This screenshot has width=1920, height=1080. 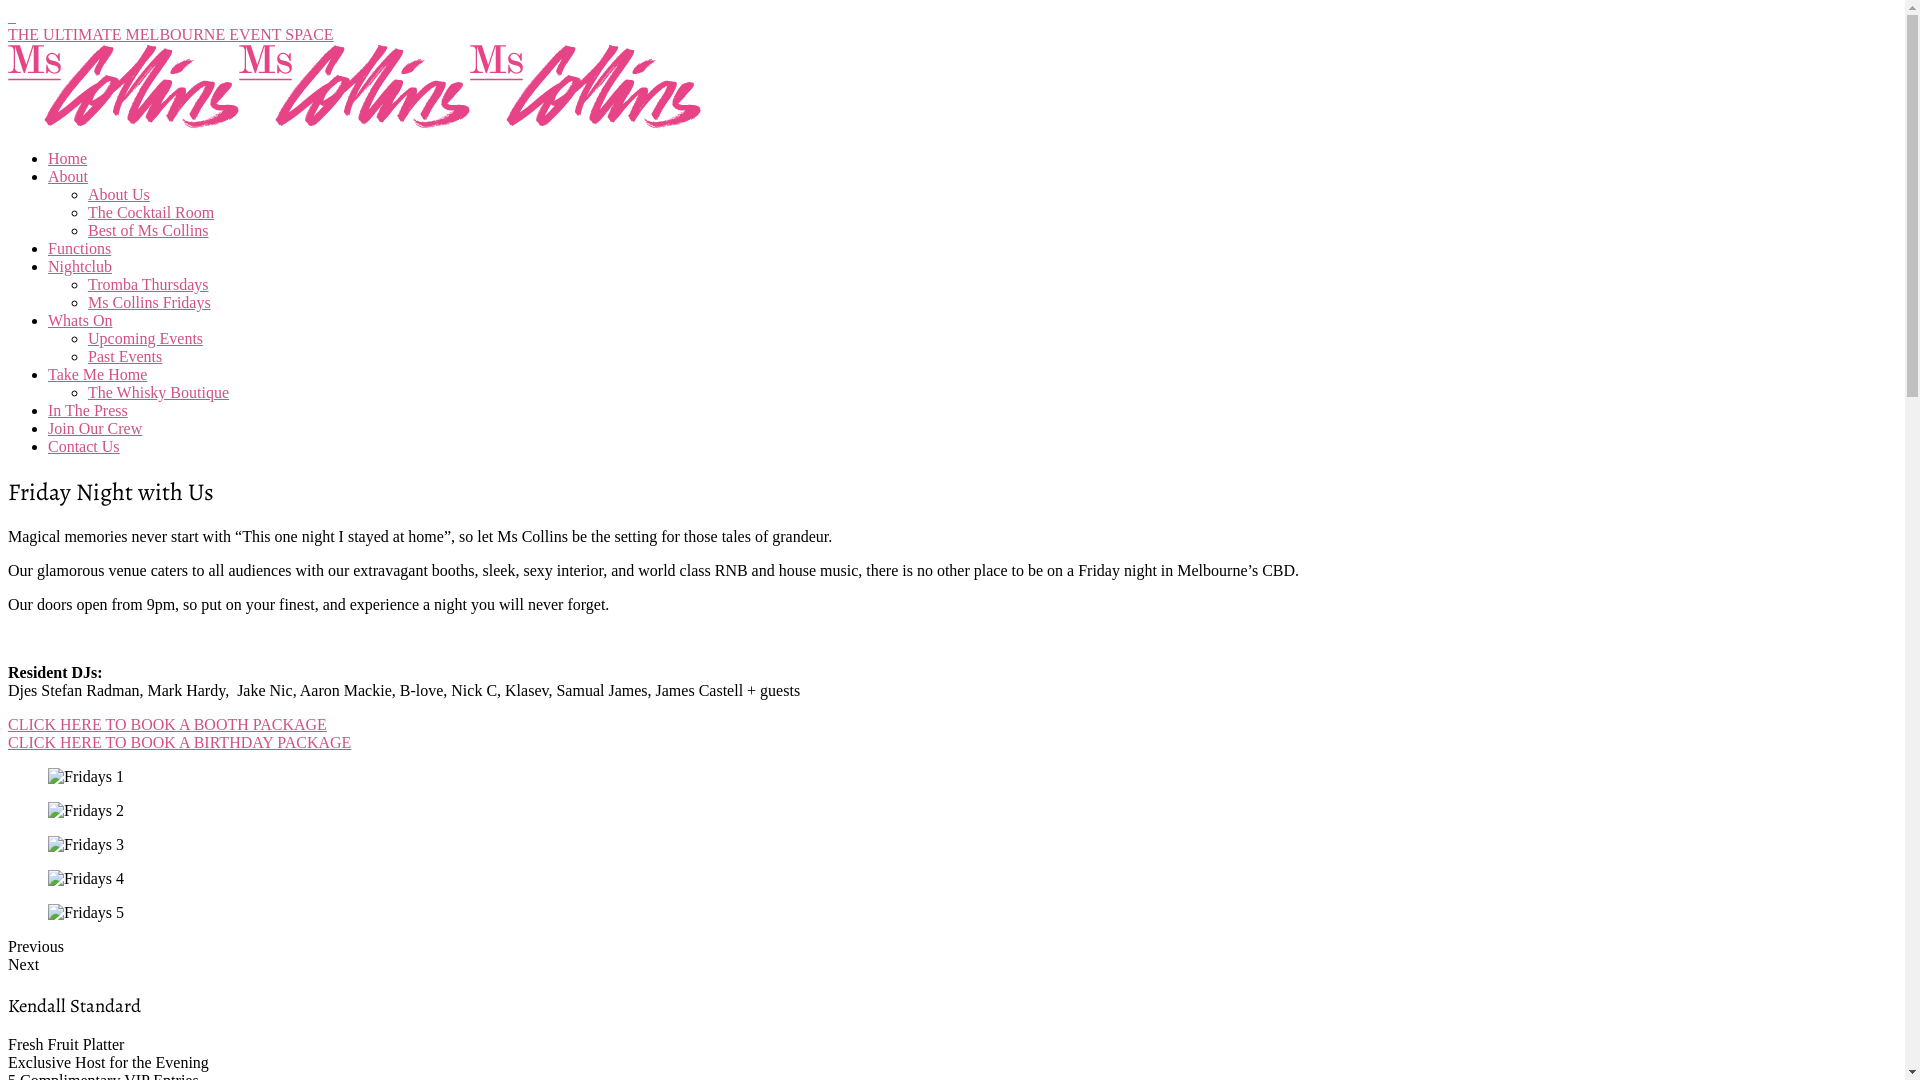 What do you see at coordinates (48, 157) in the screenshot?
I see `'Home'` at bounding box center [48, 157].